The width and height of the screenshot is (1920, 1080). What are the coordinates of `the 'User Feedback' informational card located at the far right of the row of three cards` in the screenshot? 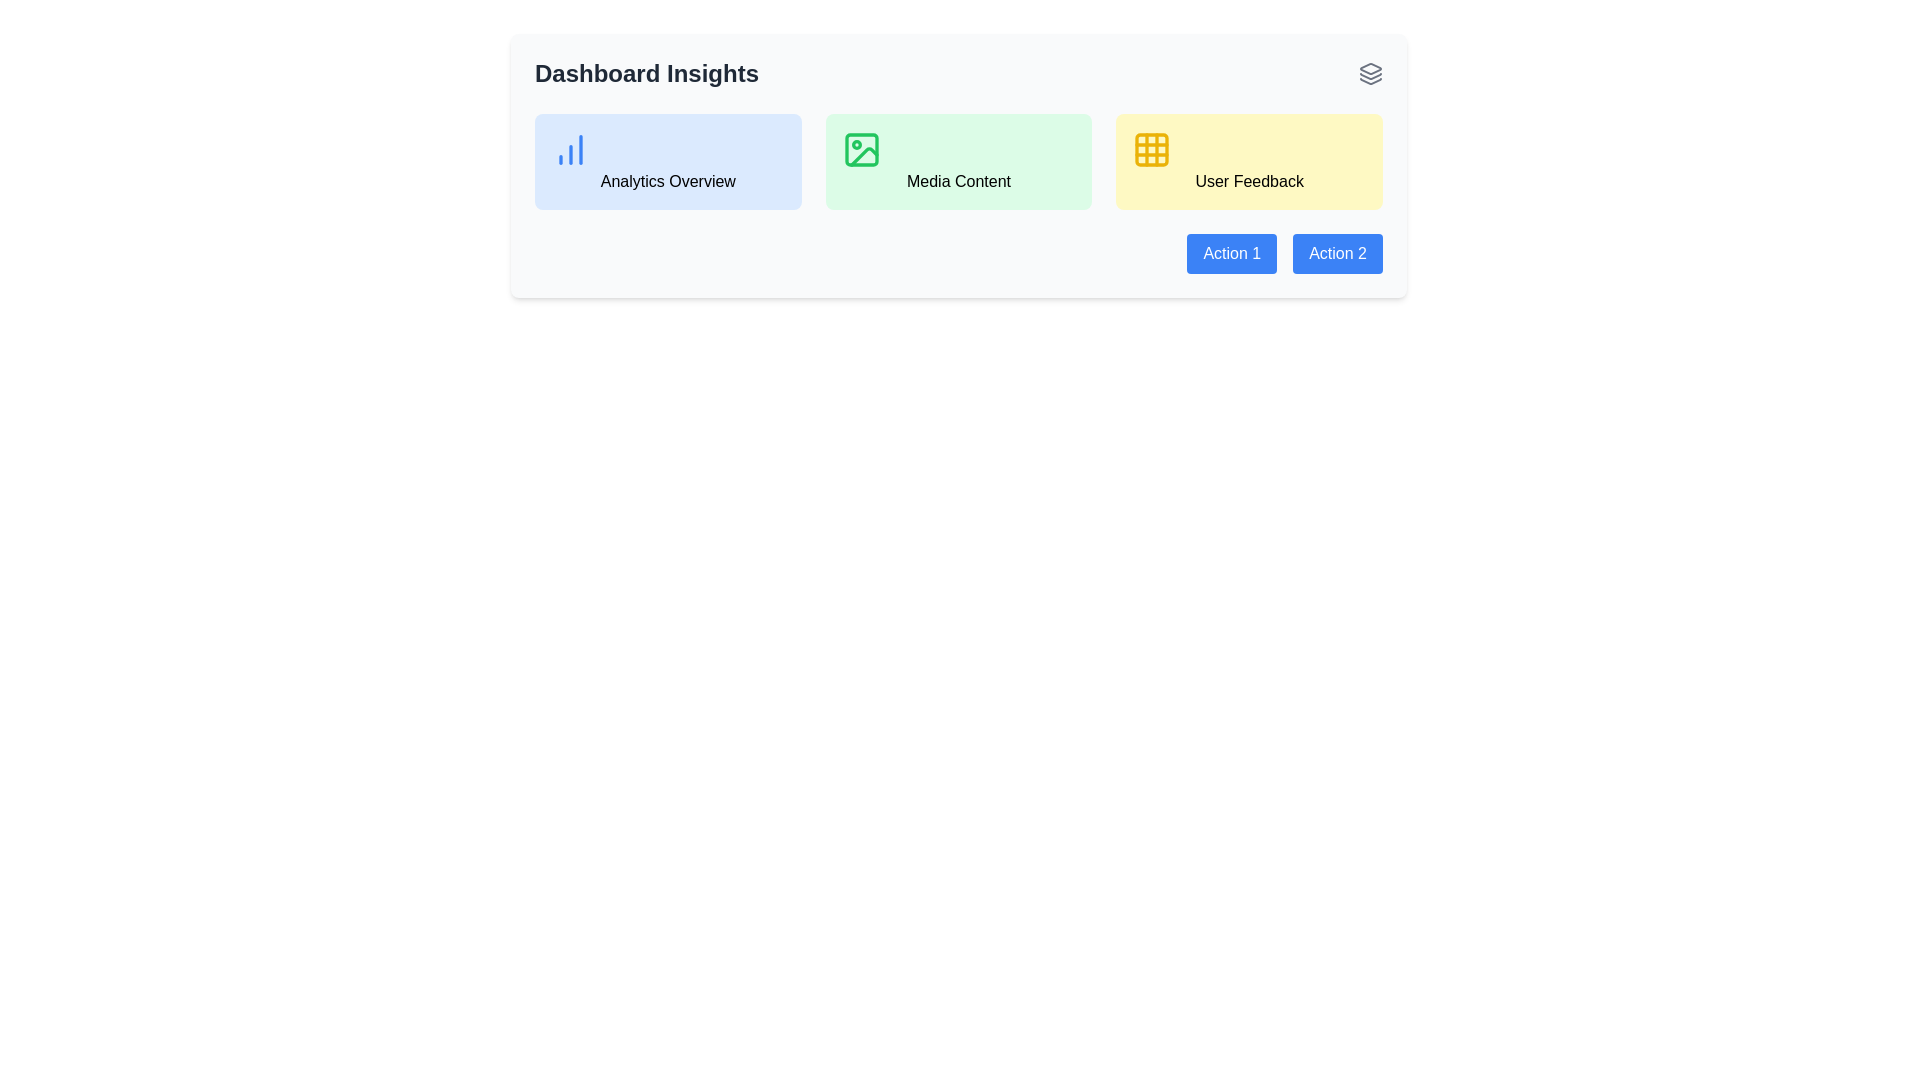 It's located at (1248, 161).